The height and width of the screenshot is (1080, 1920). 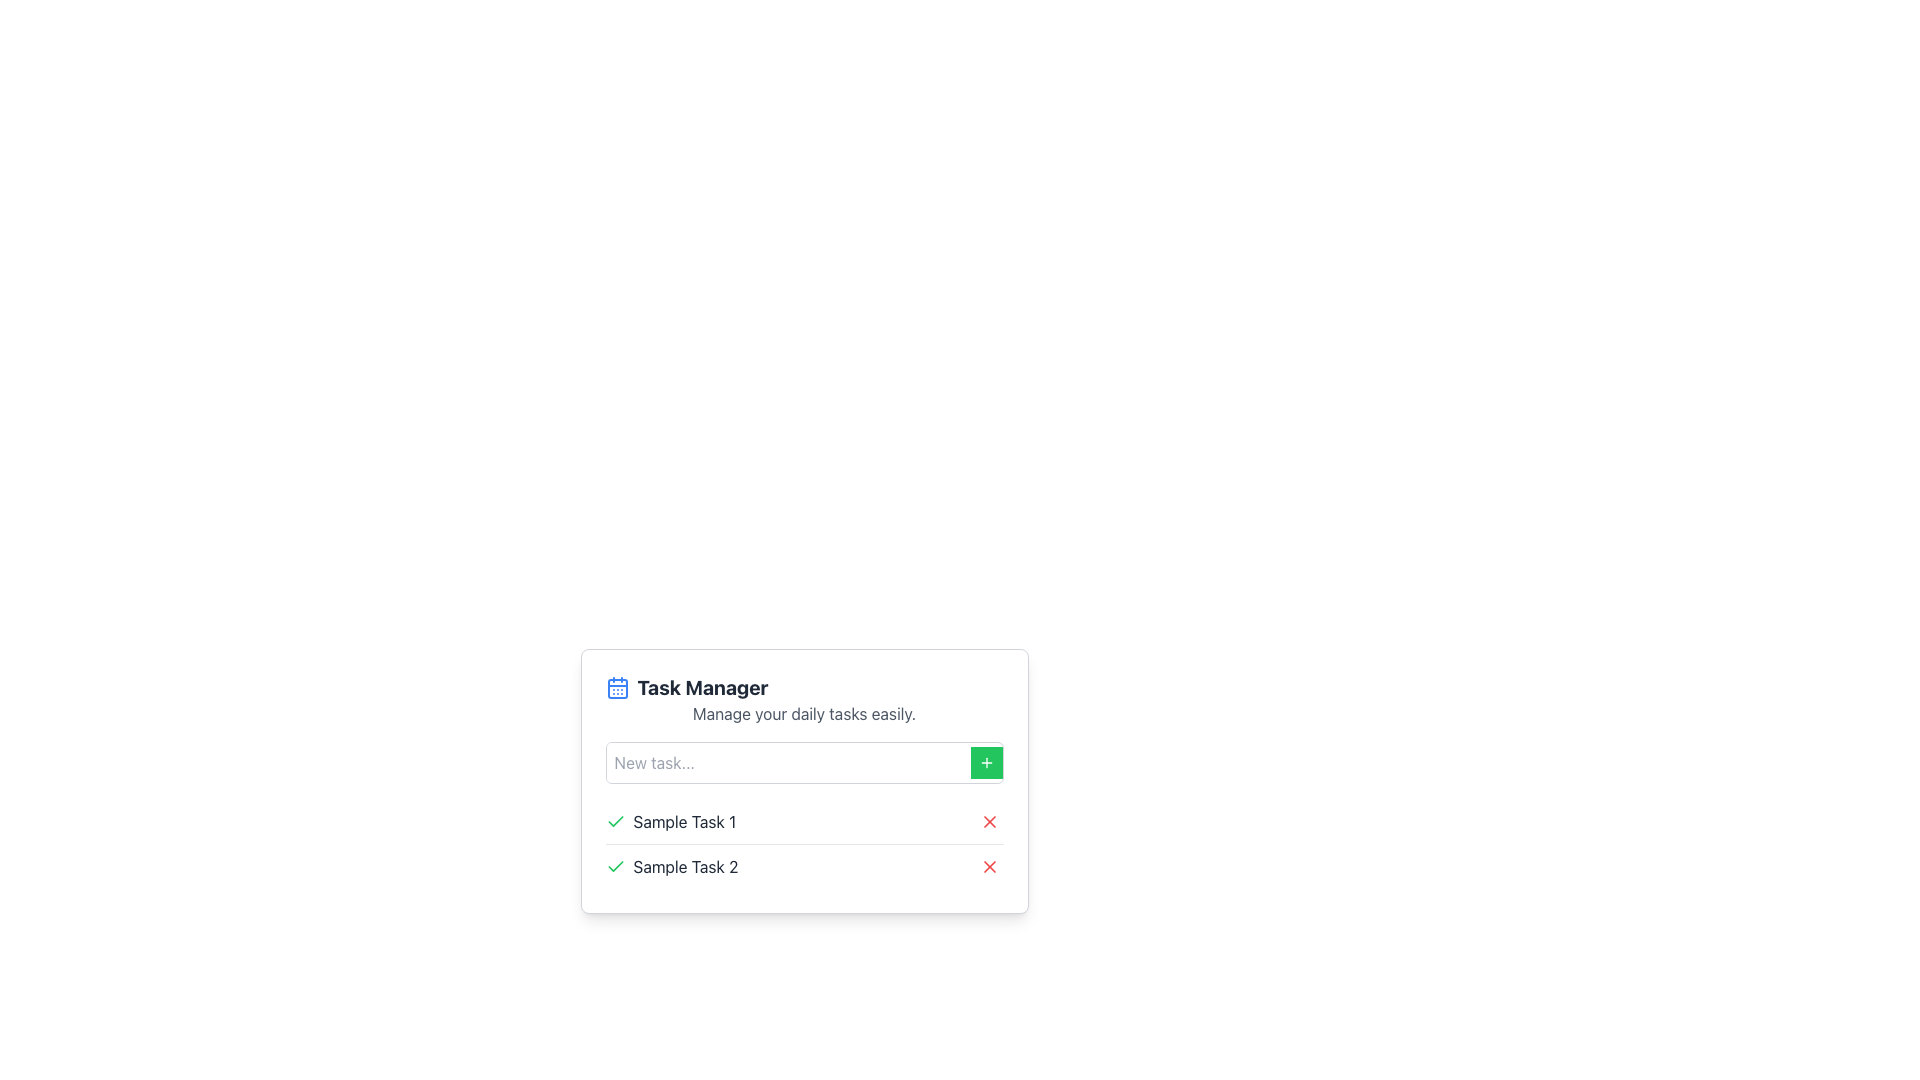 I want to click on the text label 'Sample Task 1' in the task management interface, which identifies the first task entry in the list, so click(x=670, y=821).